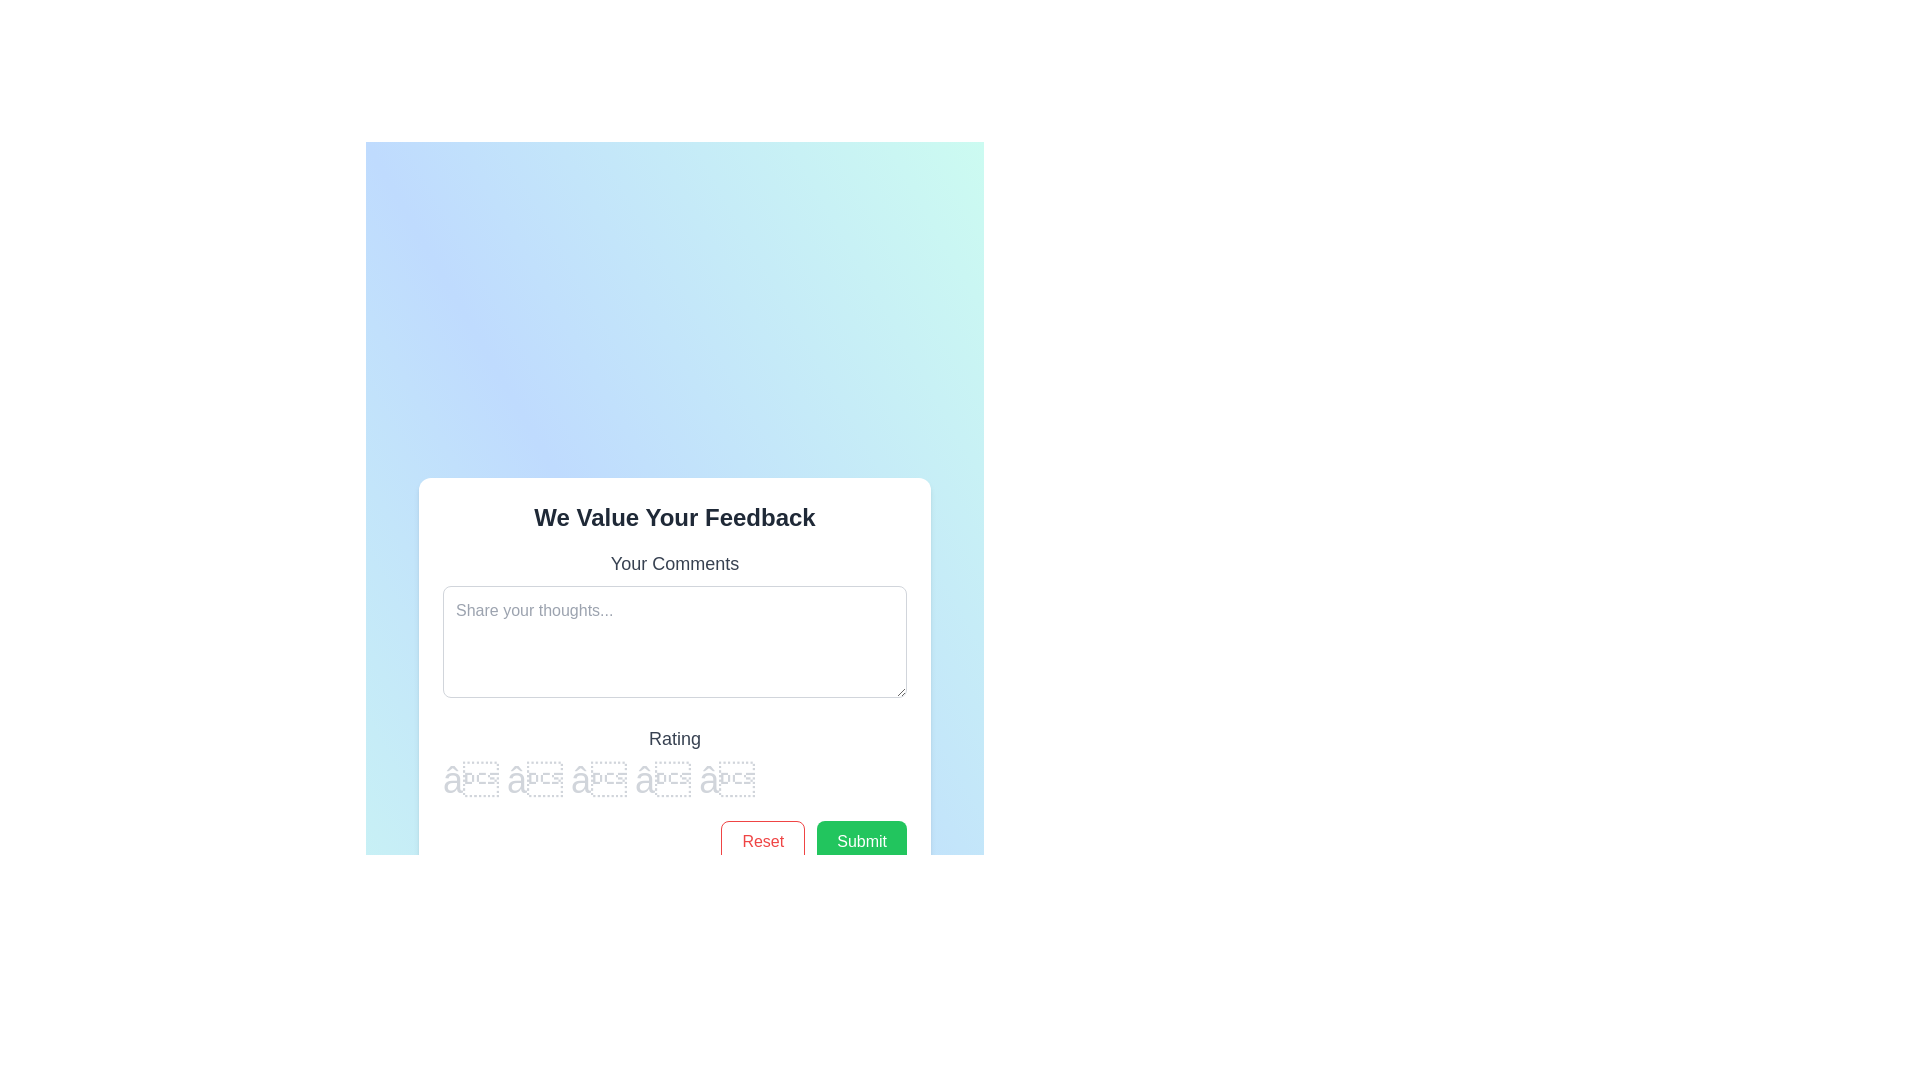 The height and width of the screenshot is (1080, 1920). I want to click on the fifth star icon in the 'Rating' section, which is styled with a light gray color and changes to yellow on hover, to rate with five stars, so click(726, 779).